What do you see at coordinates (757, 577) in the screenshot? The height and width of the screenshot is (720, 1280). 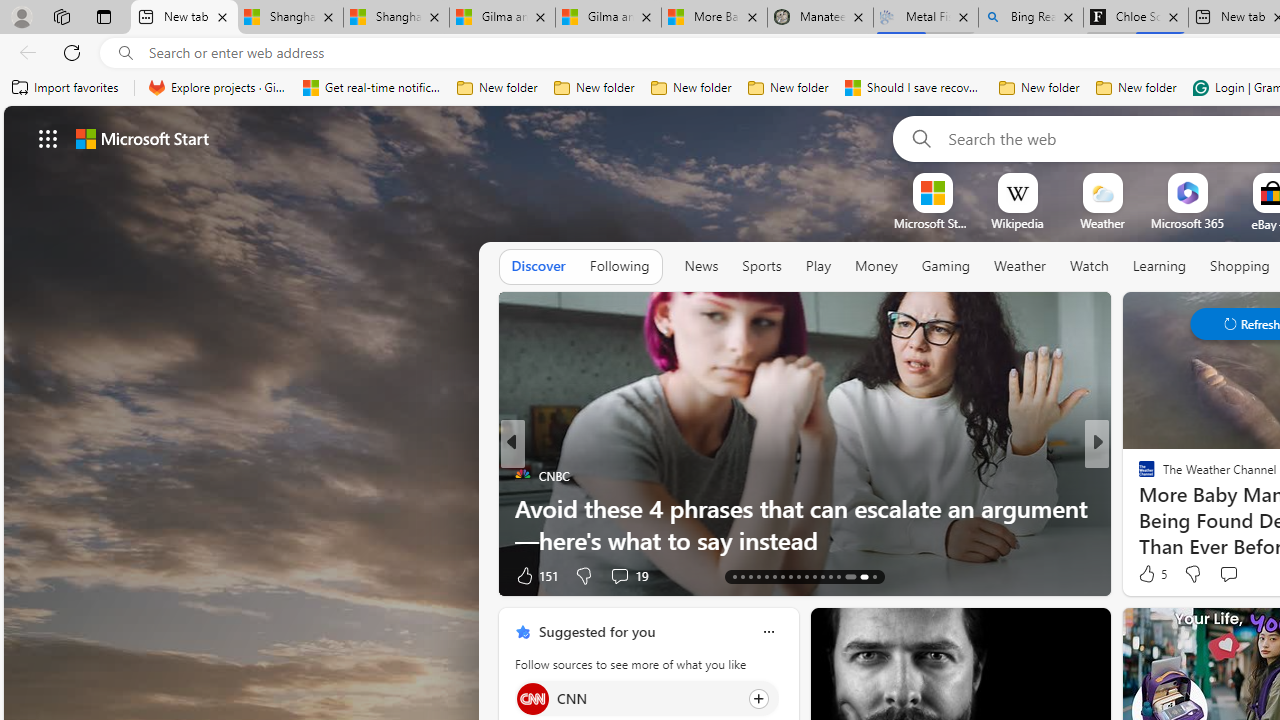 I see `'AutomationID: tab-16'` at bounding box center [757, 577].